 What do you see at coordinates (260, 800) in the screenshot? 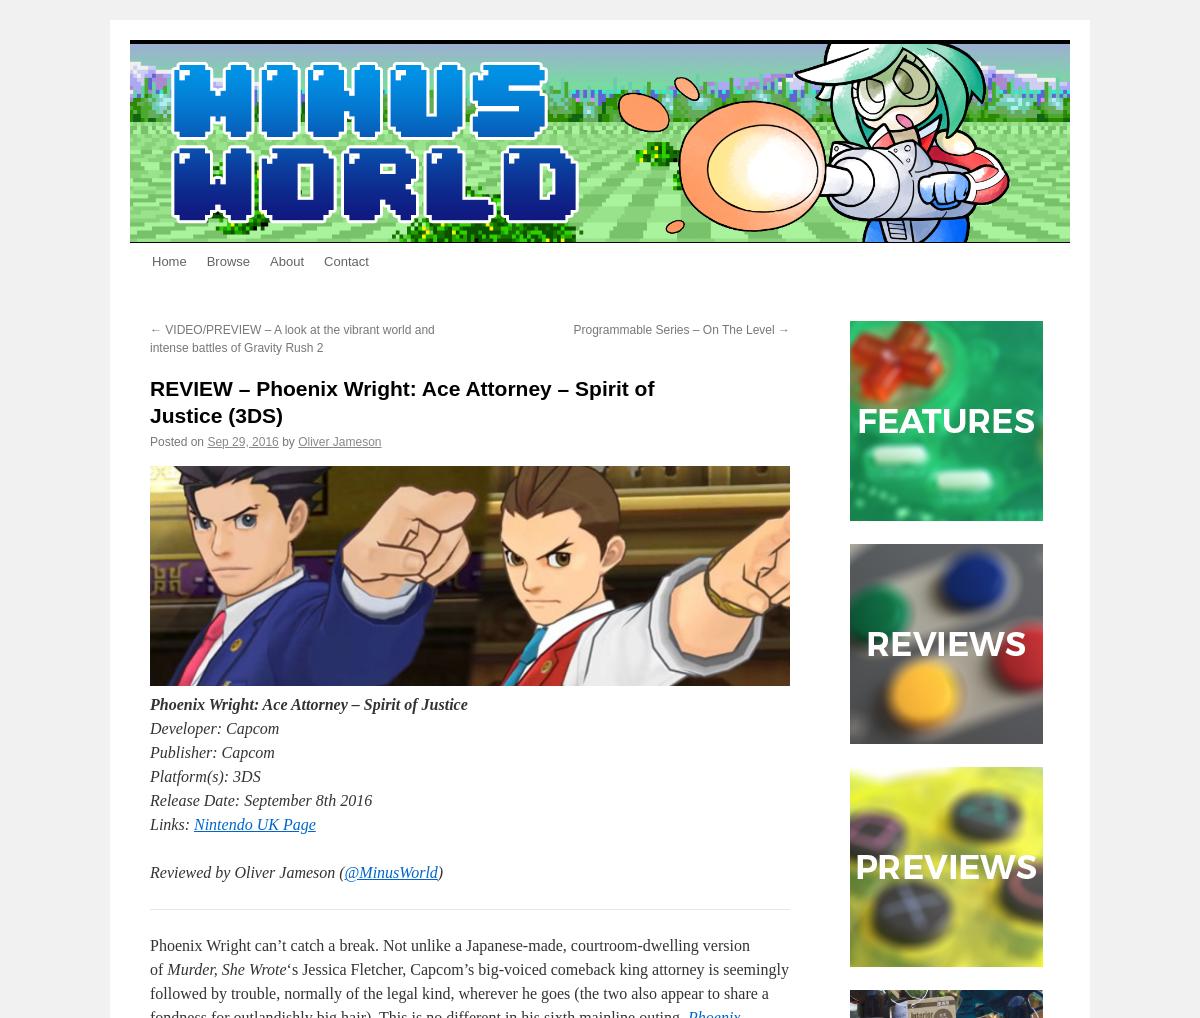
I see `'Release Date: September 8th 2016'` at bounding box center [260, 800].